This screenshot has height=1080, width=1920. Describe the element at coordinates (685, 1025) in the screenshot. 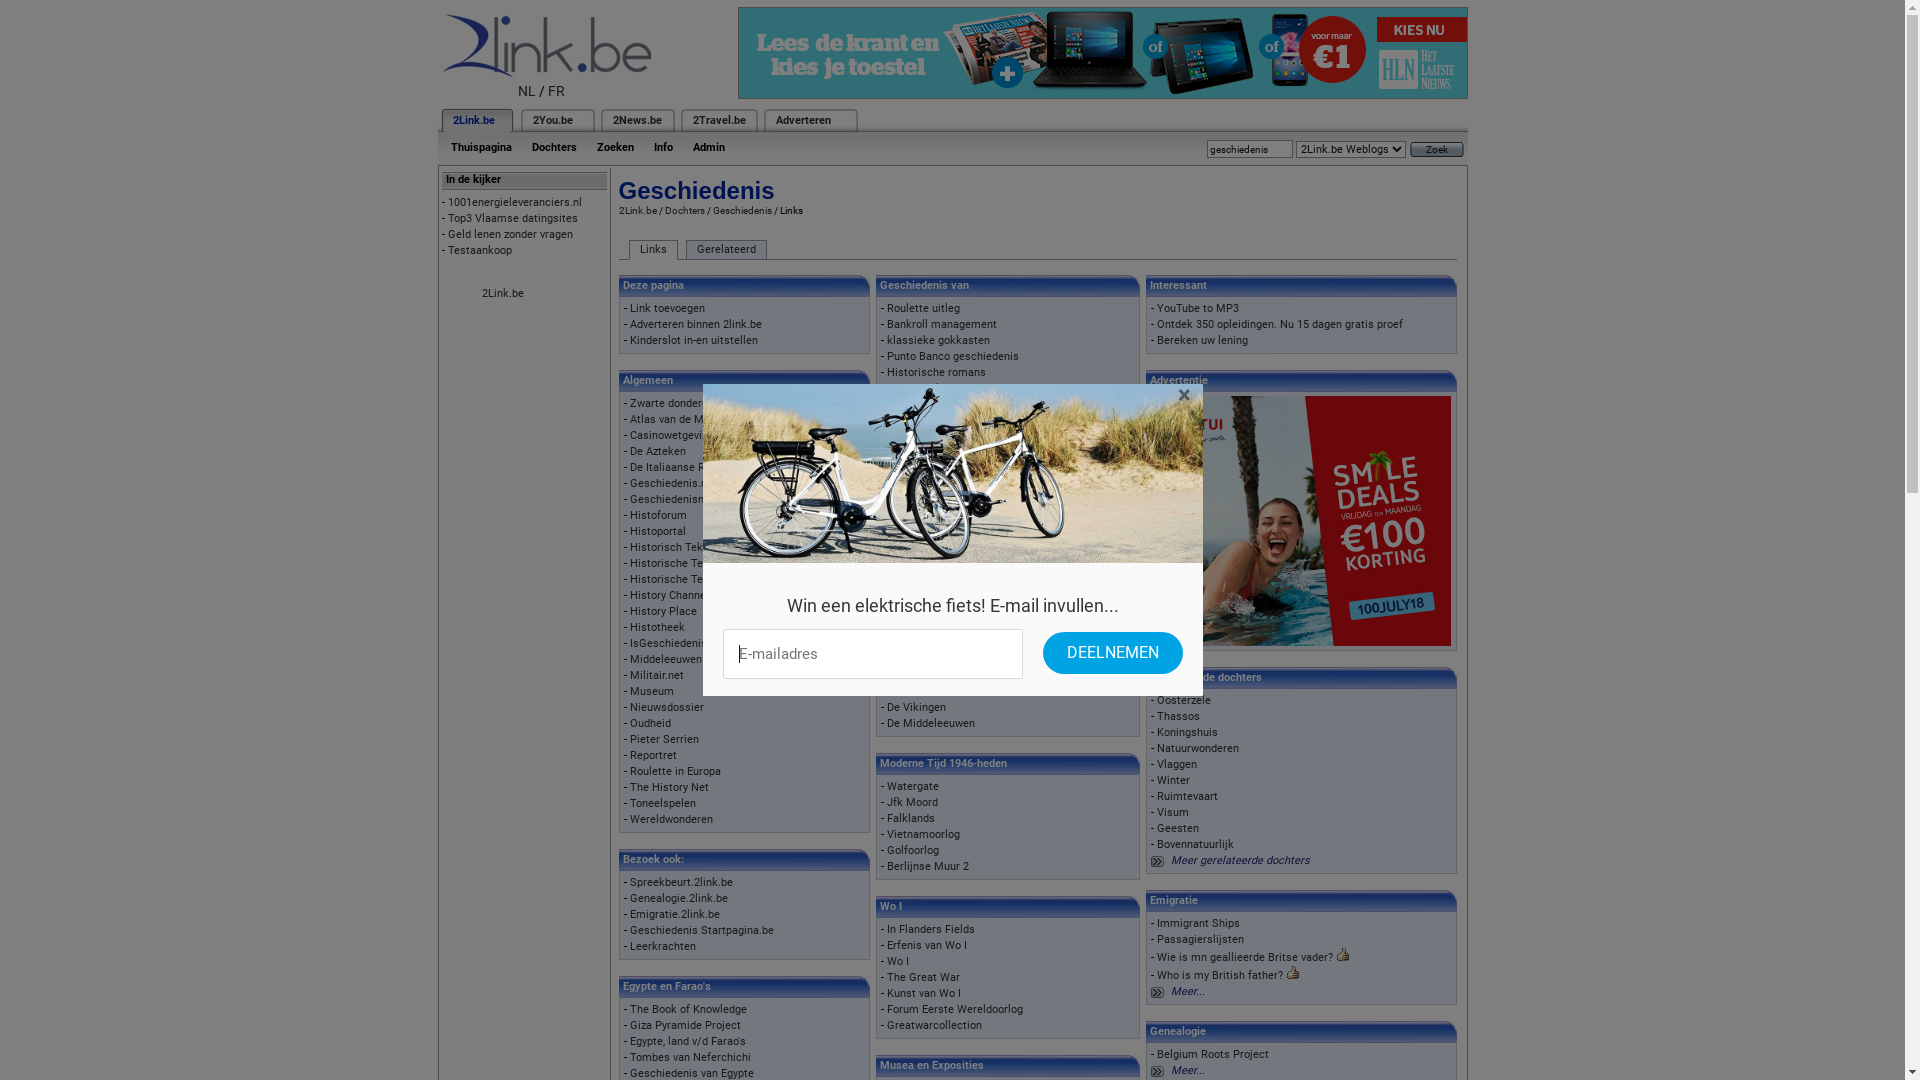

I see `'Giza Pyramide Project'` at that location.